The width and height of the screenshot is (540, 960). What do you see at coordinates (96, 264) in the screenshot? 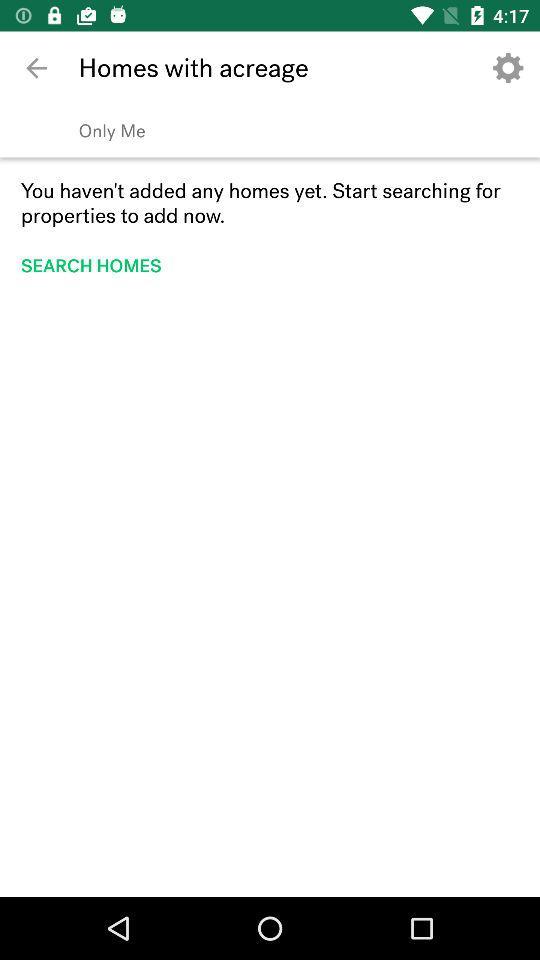
I see `the item below the you haven t item` at bounding box center [96, 264].